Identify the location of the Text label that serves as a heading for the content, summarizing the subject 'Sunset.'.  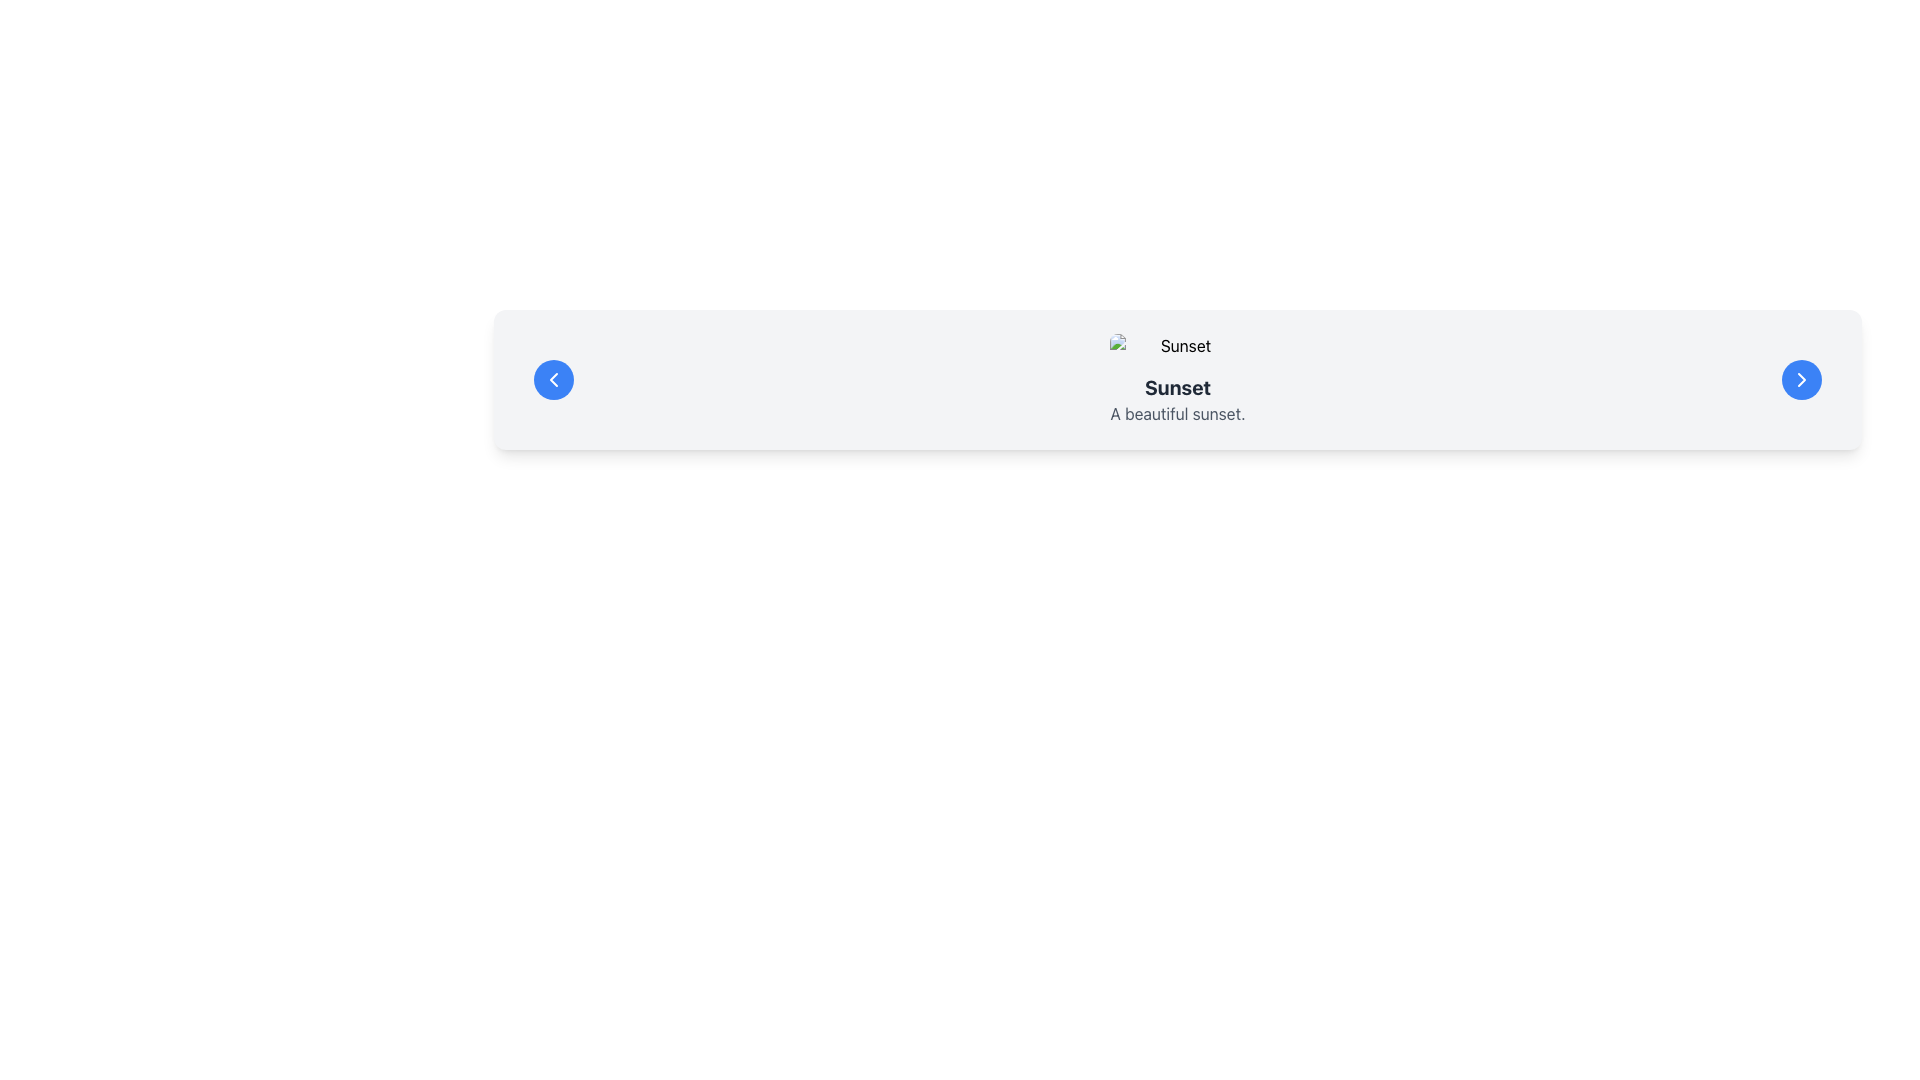
(1177, 388).